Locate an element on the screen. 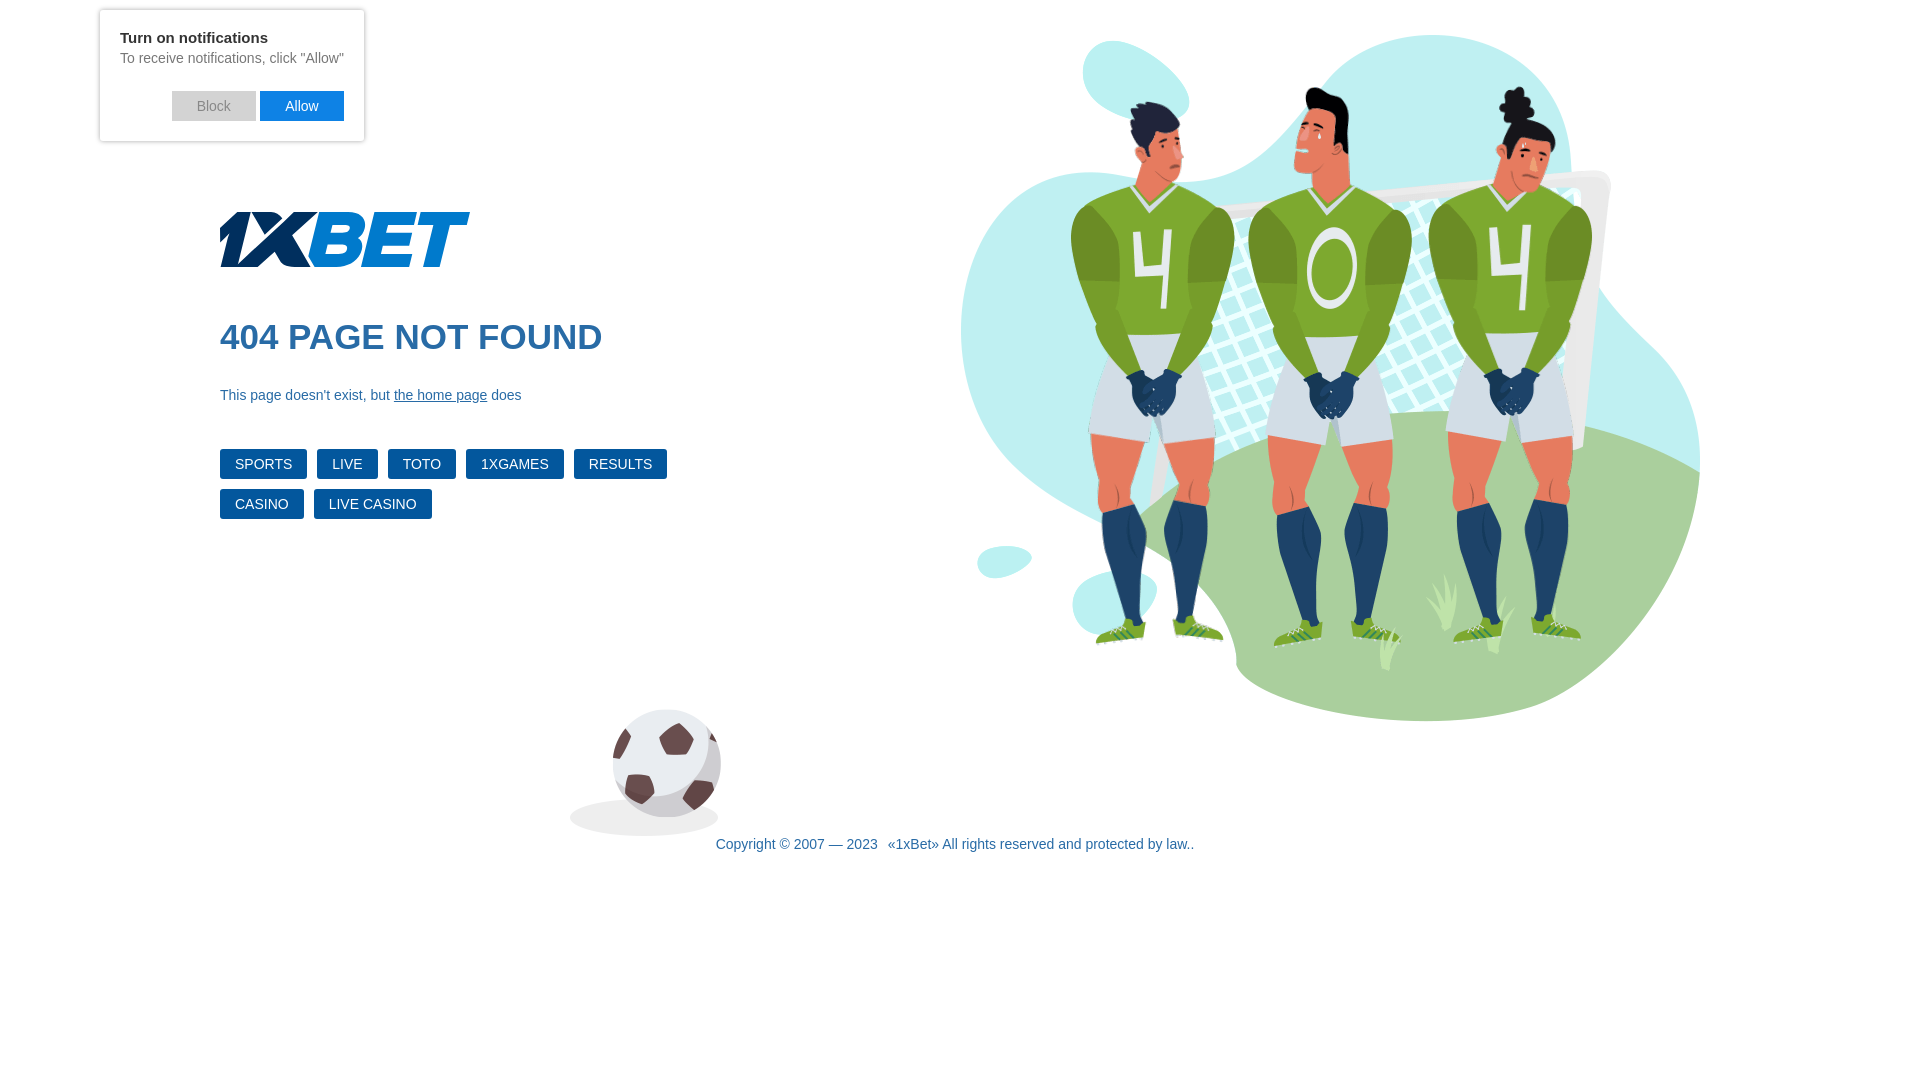  'the home page' is located at coordinates (393, 394).